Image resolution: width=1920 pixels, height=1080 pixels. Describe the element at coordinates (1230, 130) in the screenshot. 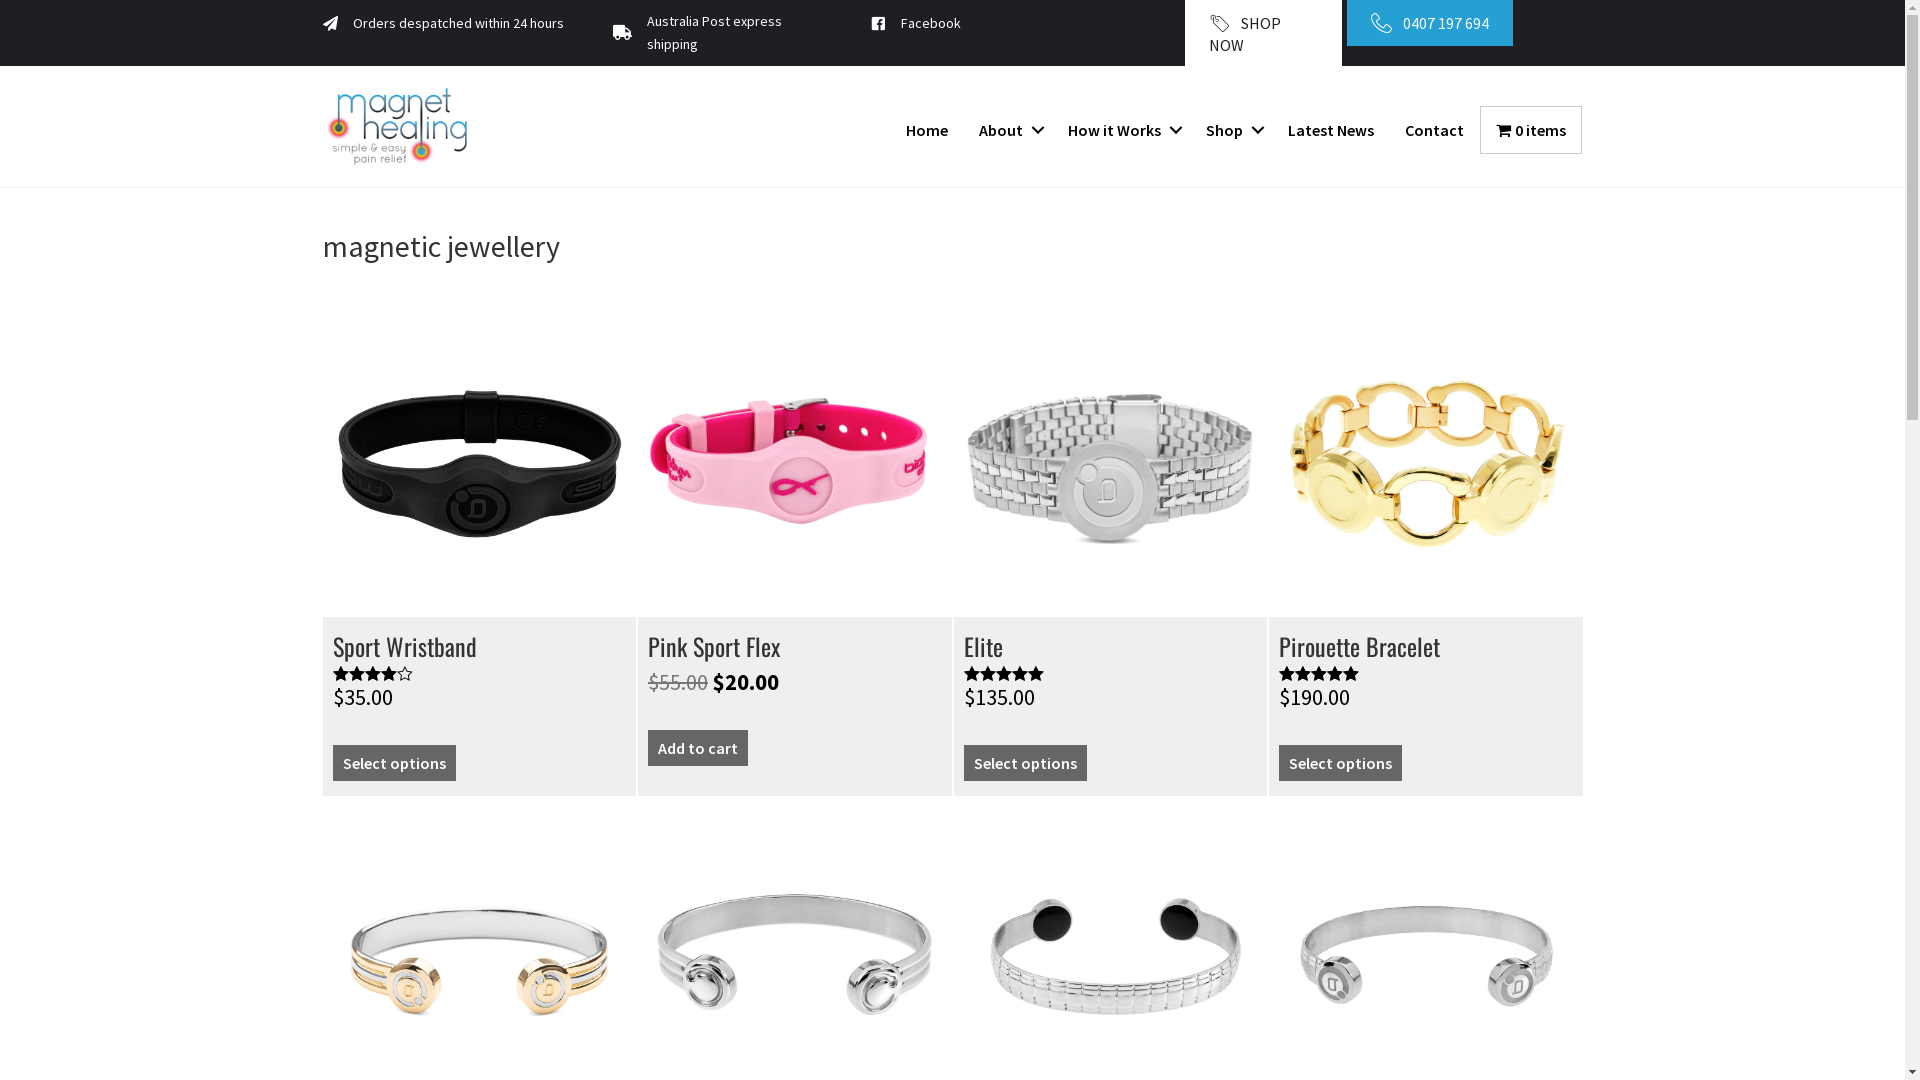

I see `'Shop'` at that location.